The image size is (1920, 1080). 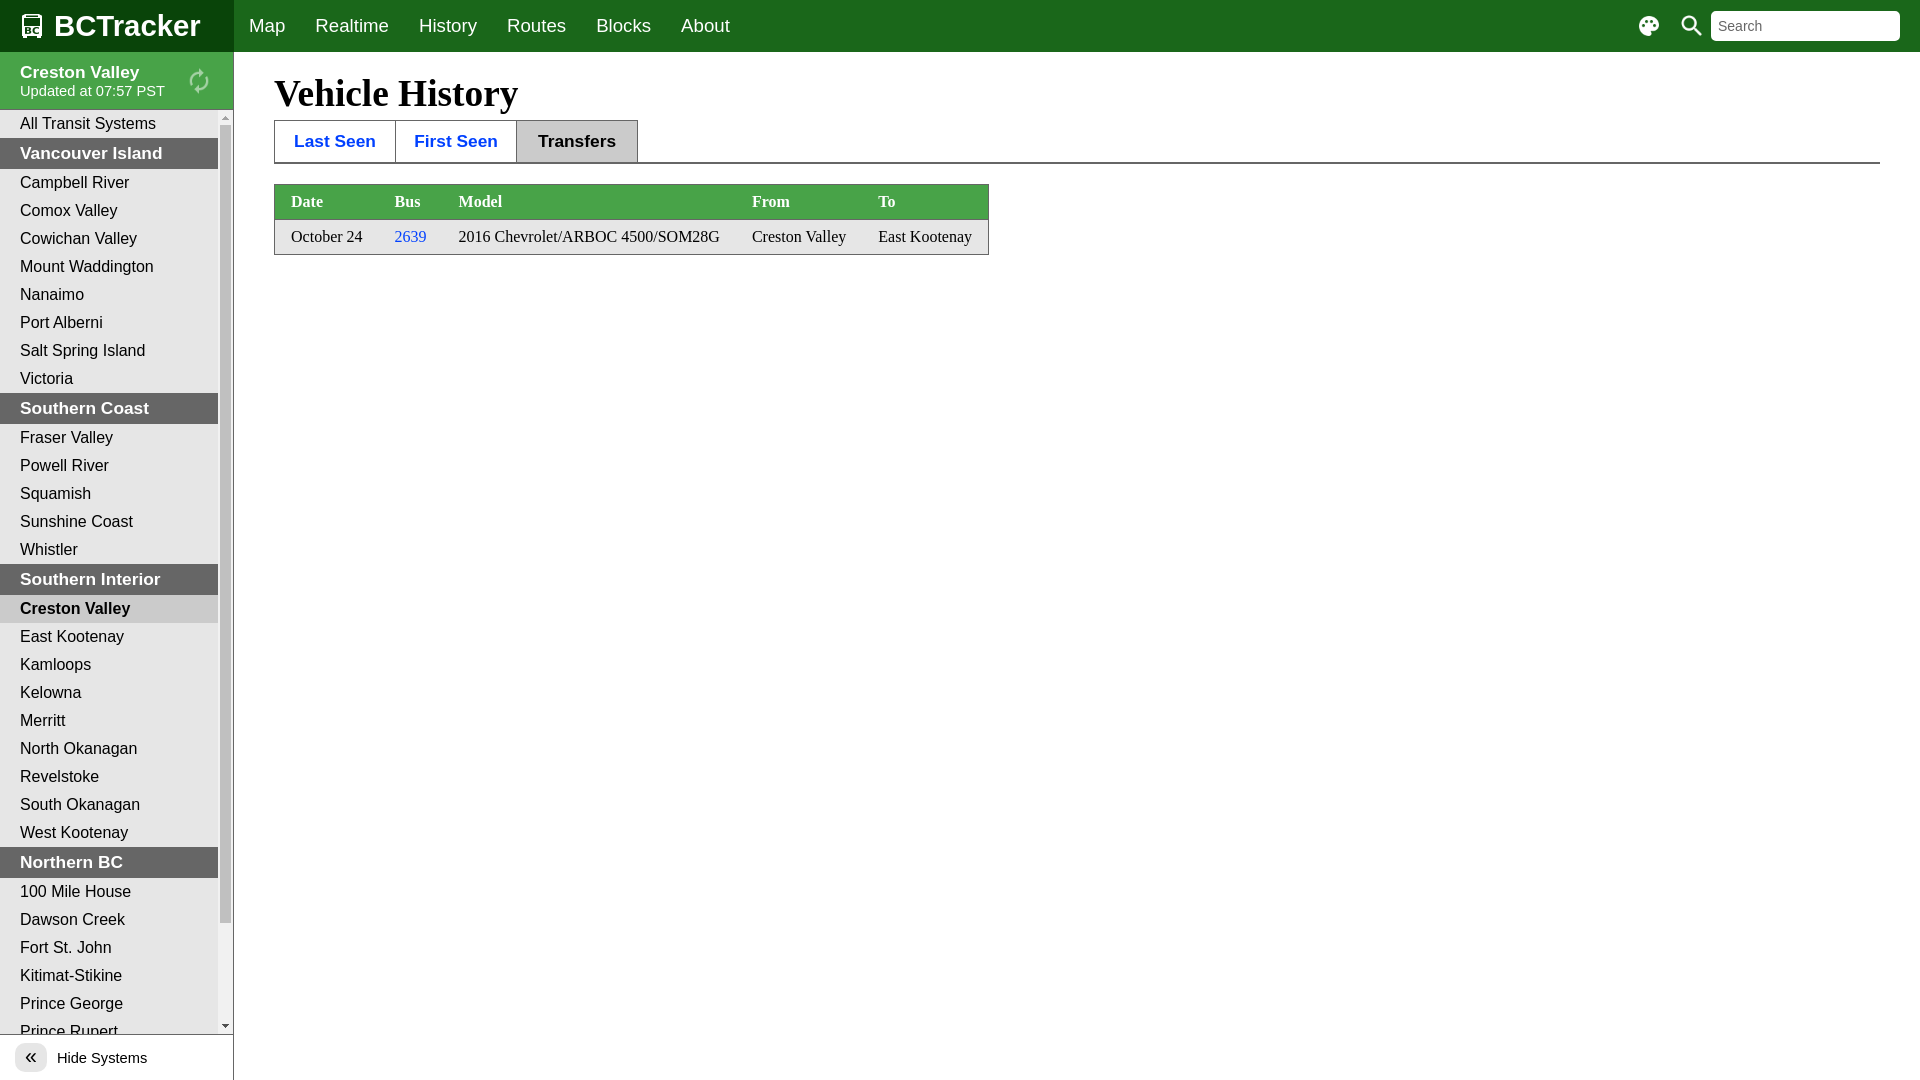 I want to click on '2639', so click(x=410, y=235).